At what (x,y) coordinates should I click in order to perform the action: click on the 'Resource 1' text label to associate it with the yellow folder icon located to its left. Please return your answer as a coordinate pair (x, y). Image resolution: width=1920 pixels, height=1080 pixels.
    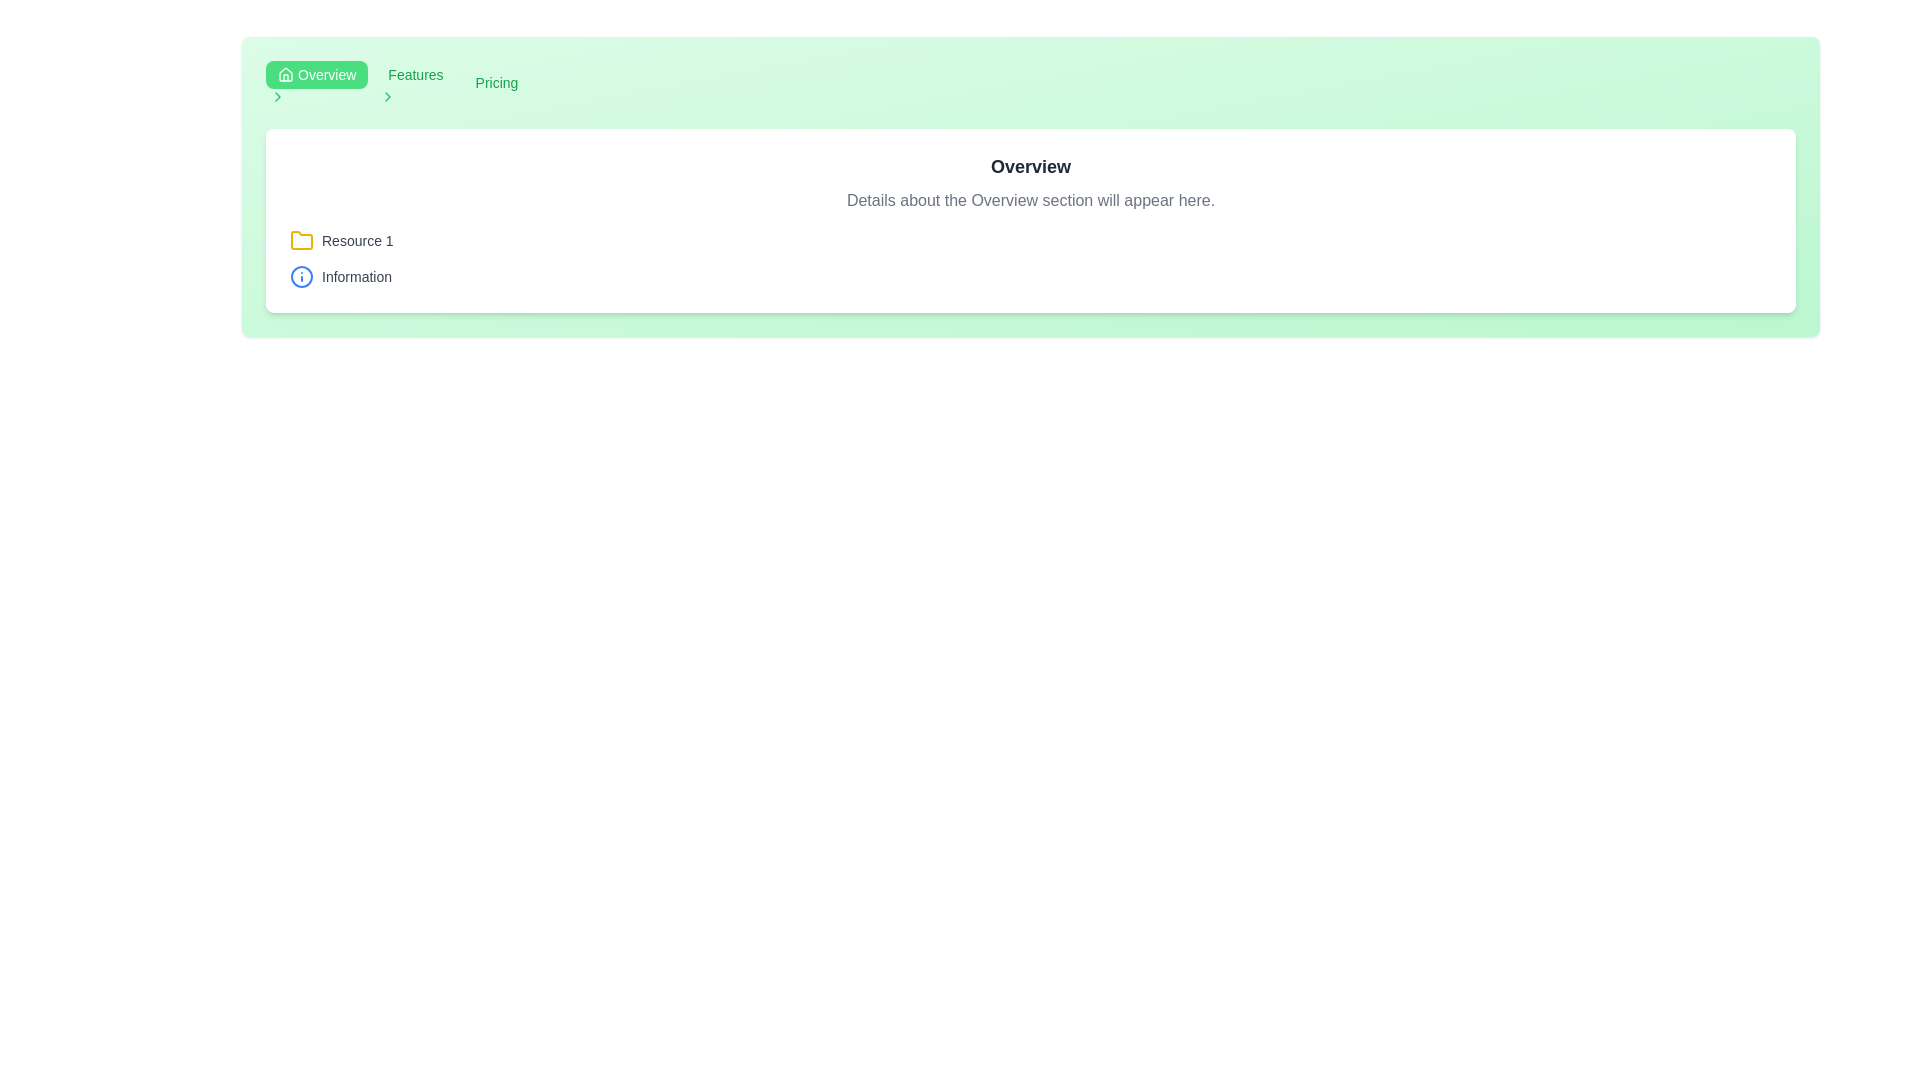
    Looking at the image, I should click on (357, 239).